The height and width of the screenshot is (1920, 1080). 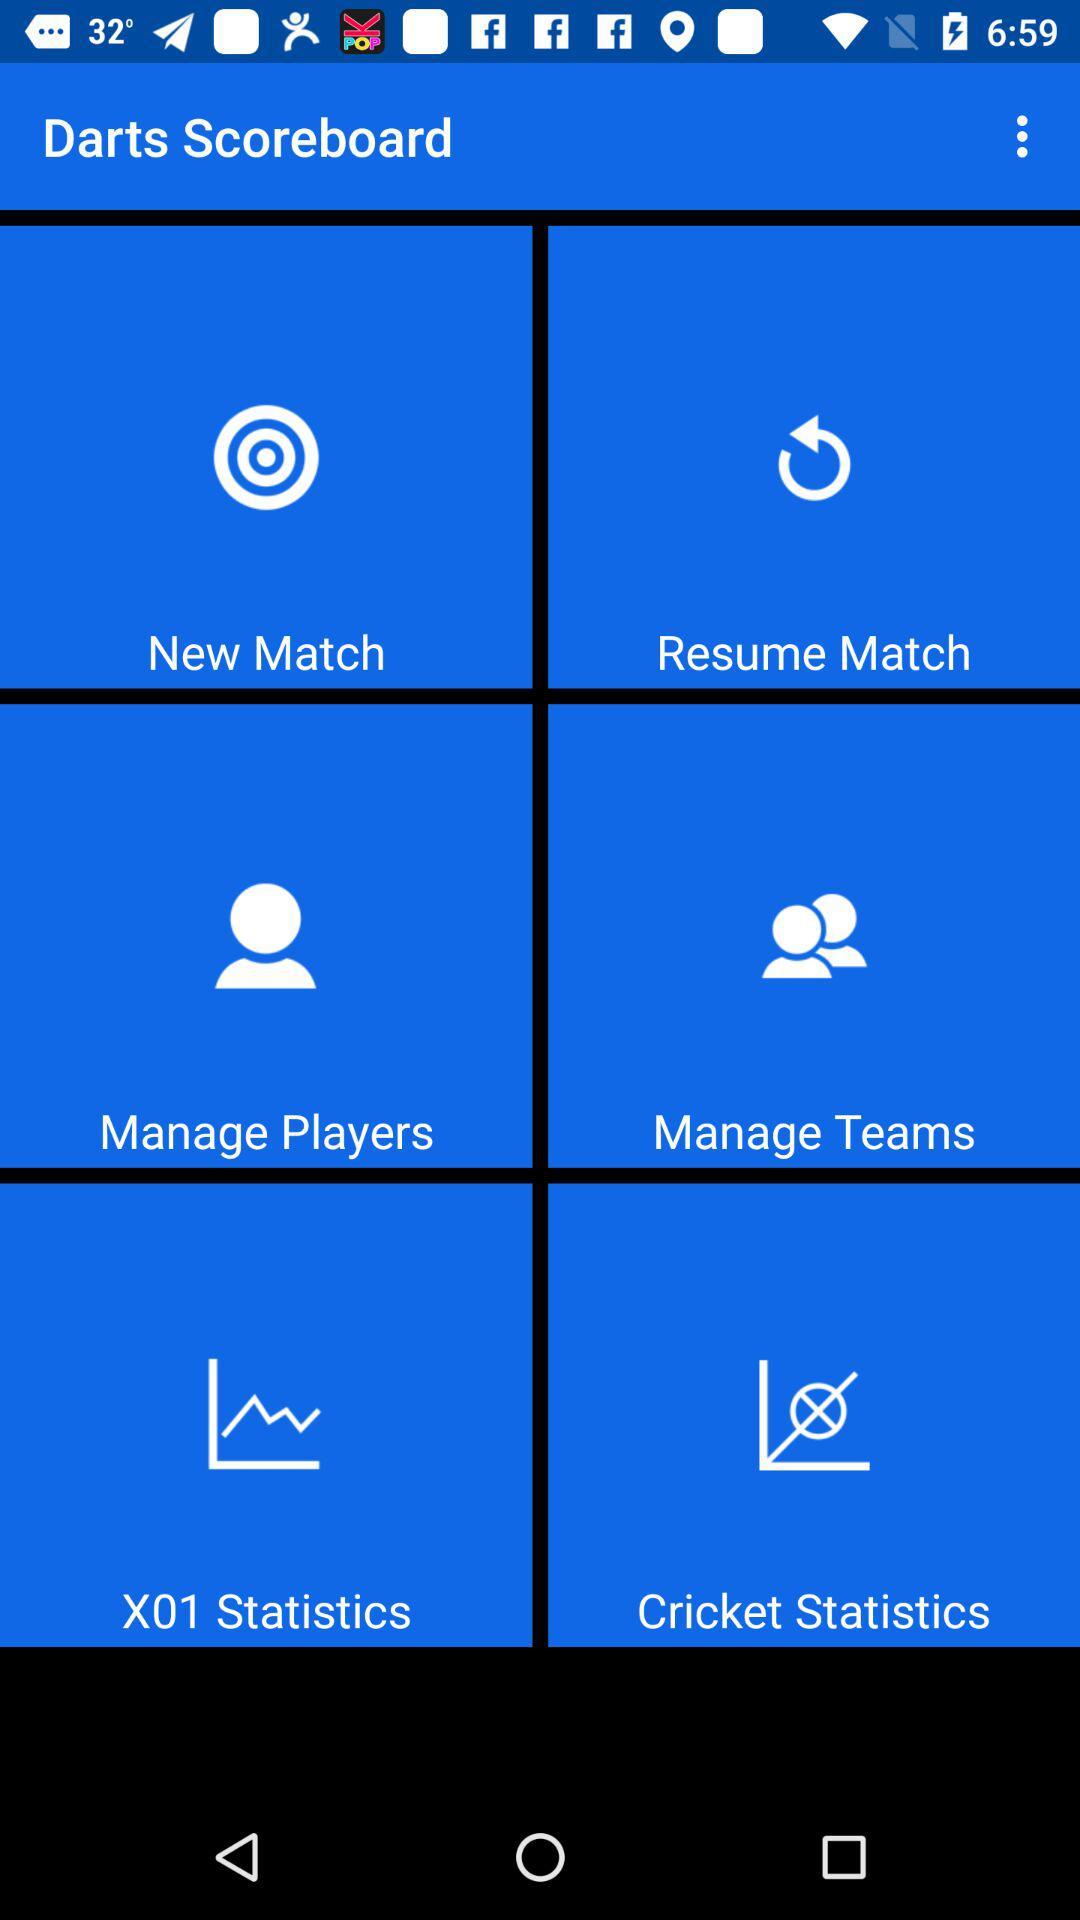 I want to click on resume darts match, so click(x=814, y=456).